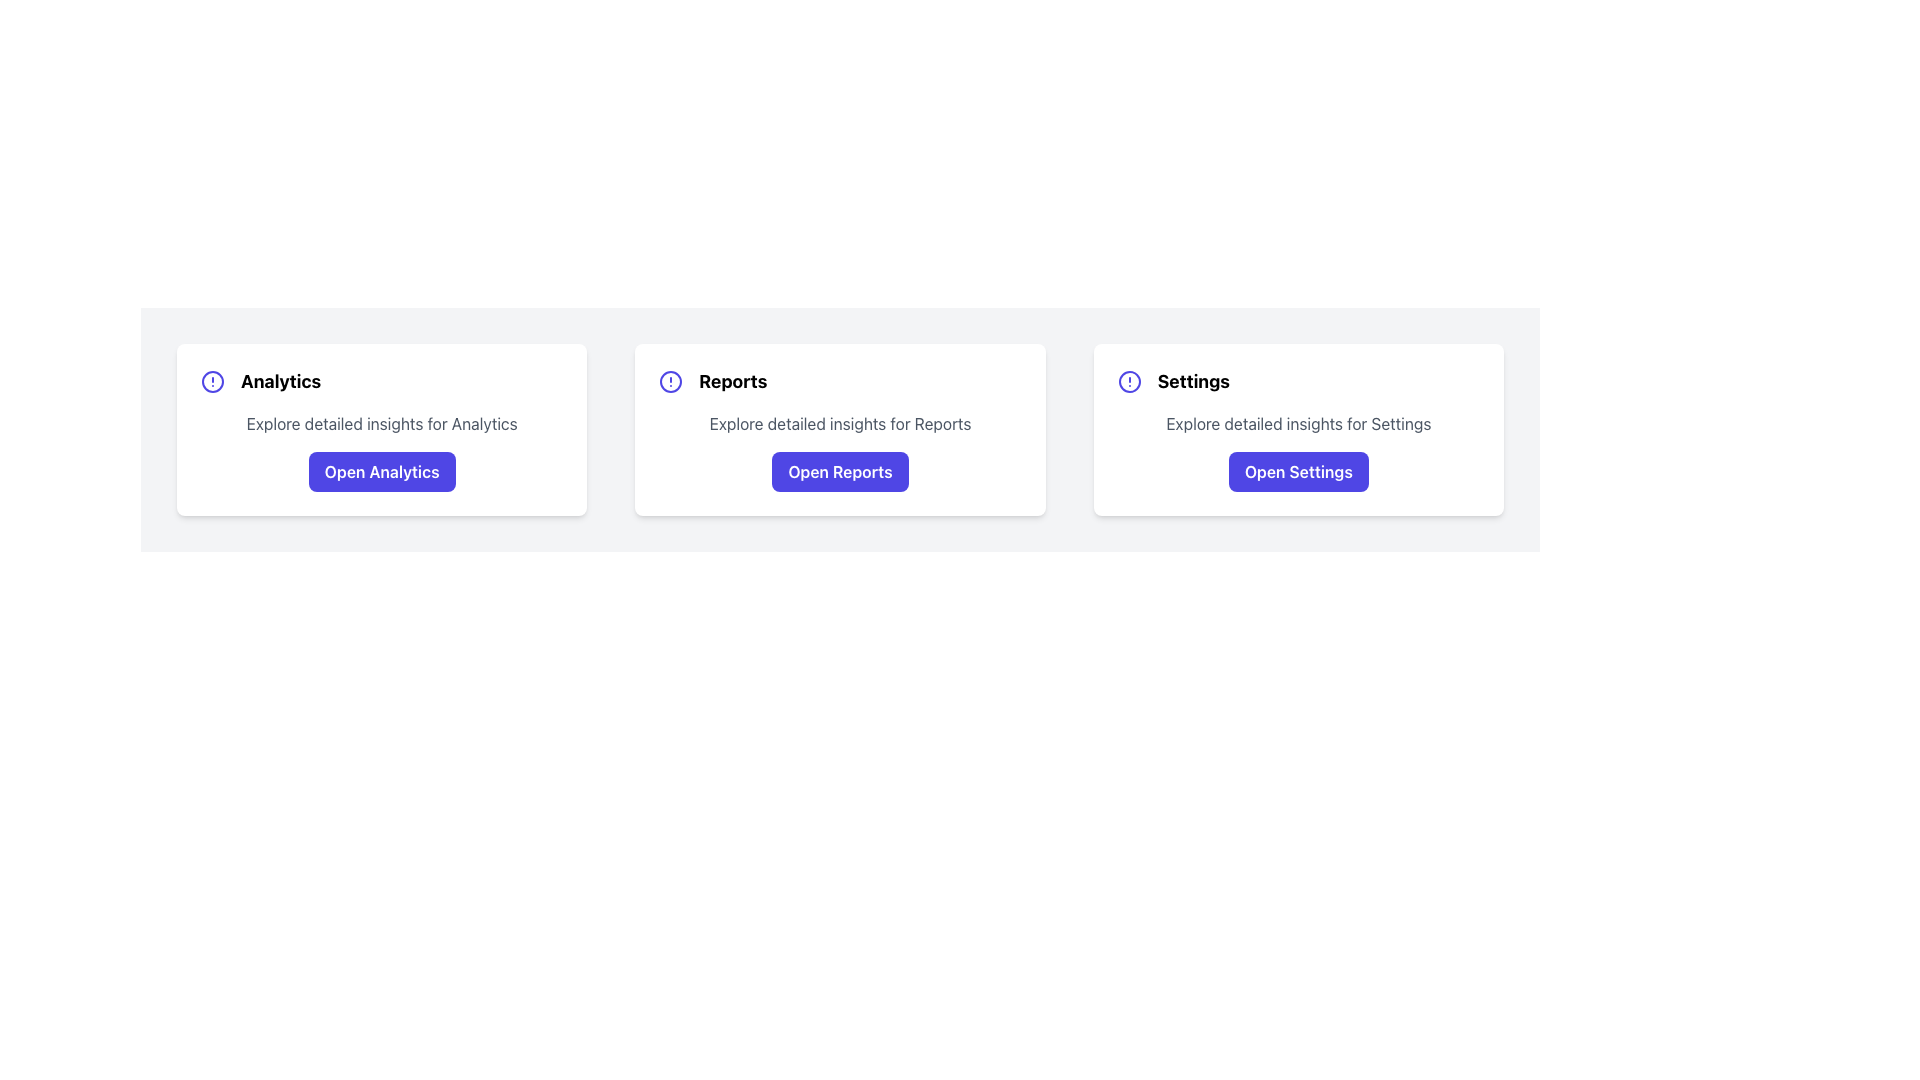  What do you see at coordinates (1193, 381) in the screenshot?
I see `the Static Text element located in the 'Settings' section, which serves as a title or heading, positioned to the right of a circular icon` at bounding box center [1193, 381].